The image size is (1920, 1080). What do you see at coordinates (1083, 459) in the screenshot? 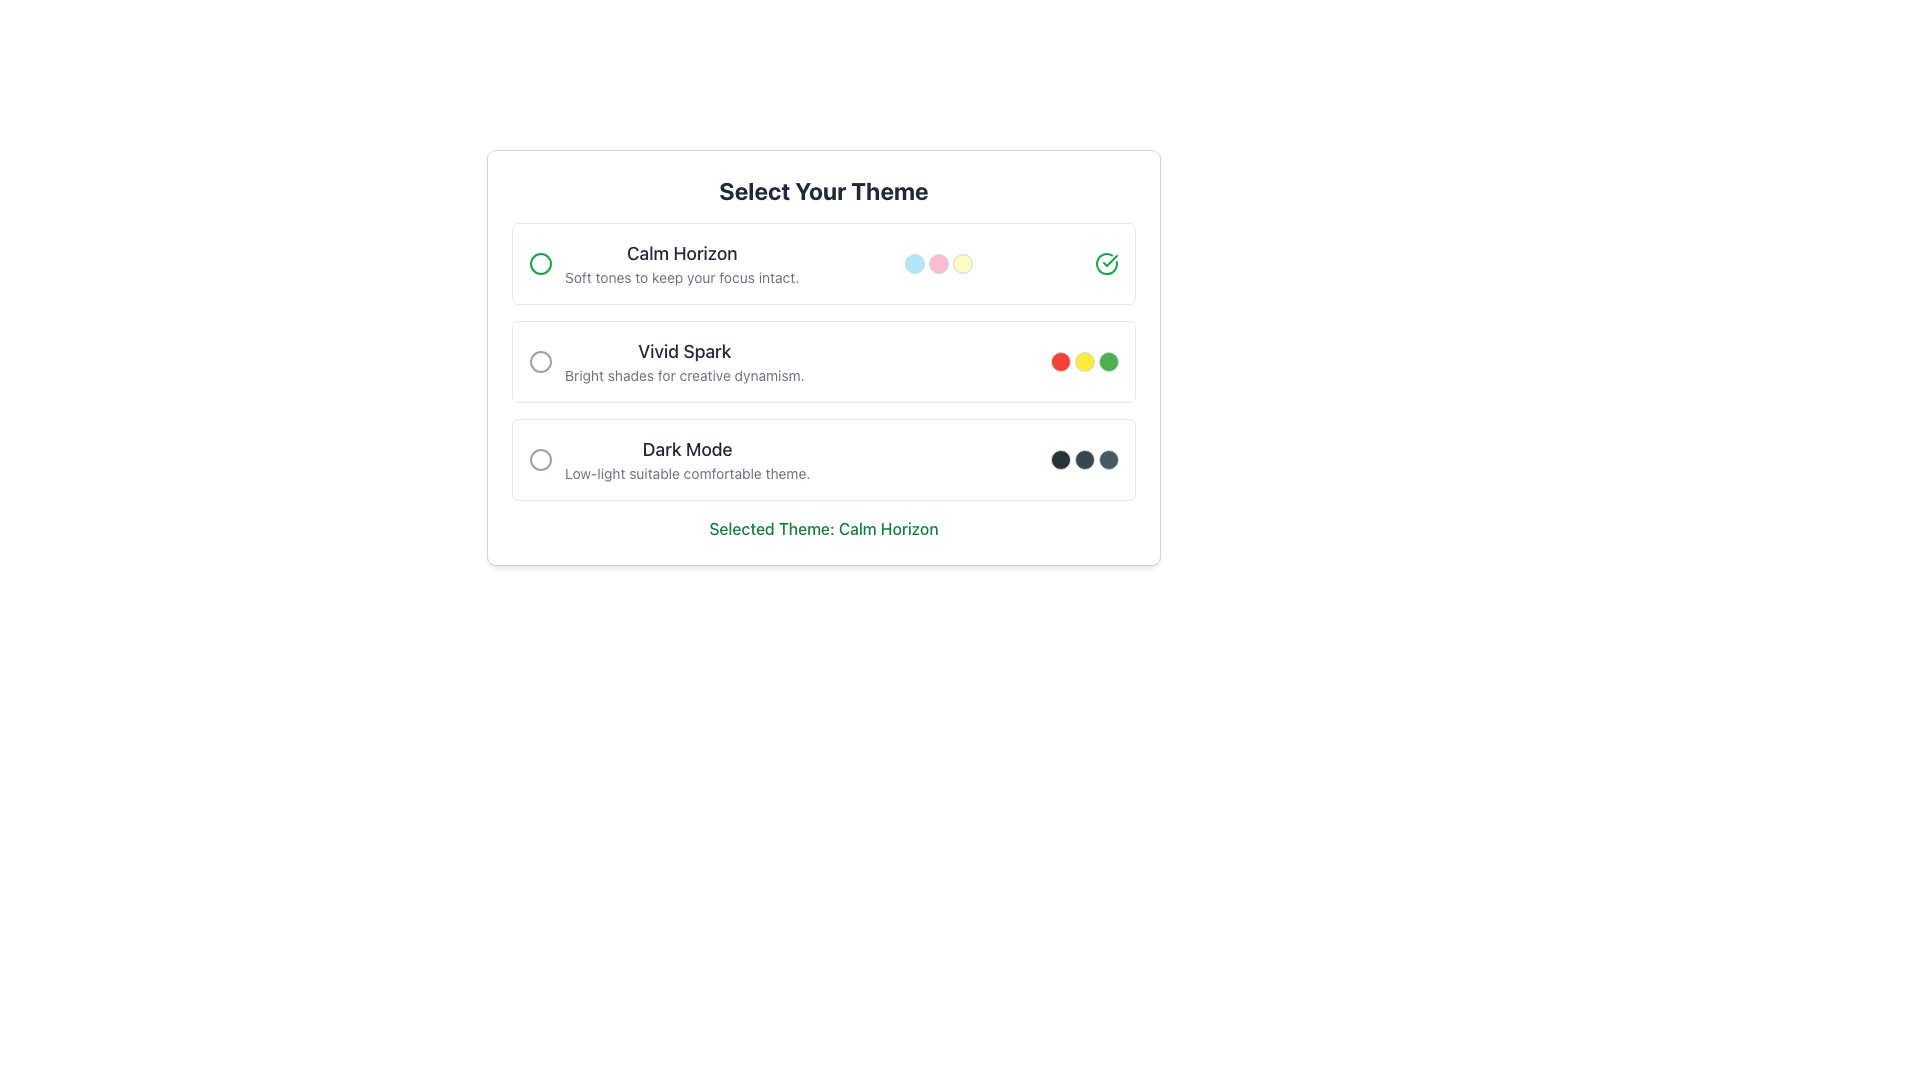
I see `the middle circular button in the Dark Mode section of the theme selection interface, which has a dark gray background and a thin gray outline` at bounding box center [1083, 459].